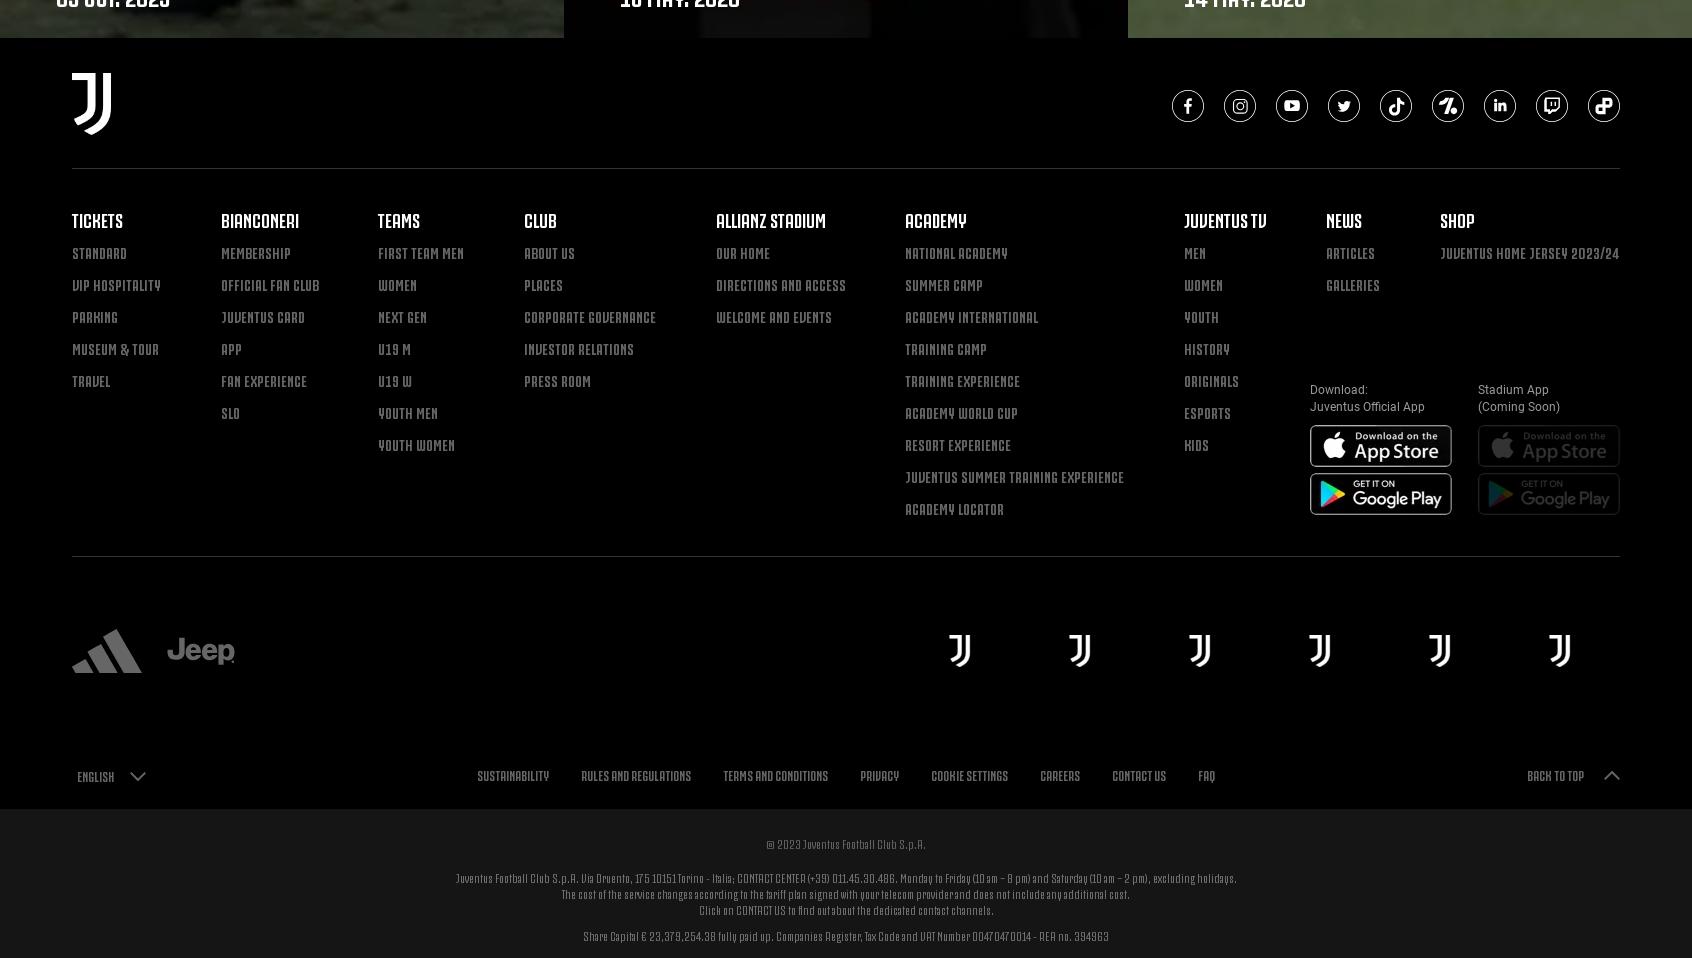 The width and height of the screenshot is (1692, 958). What do you see at coordinates (95, 775) in the screenshot?
I see `'English'` at bounding box center [95, 775].